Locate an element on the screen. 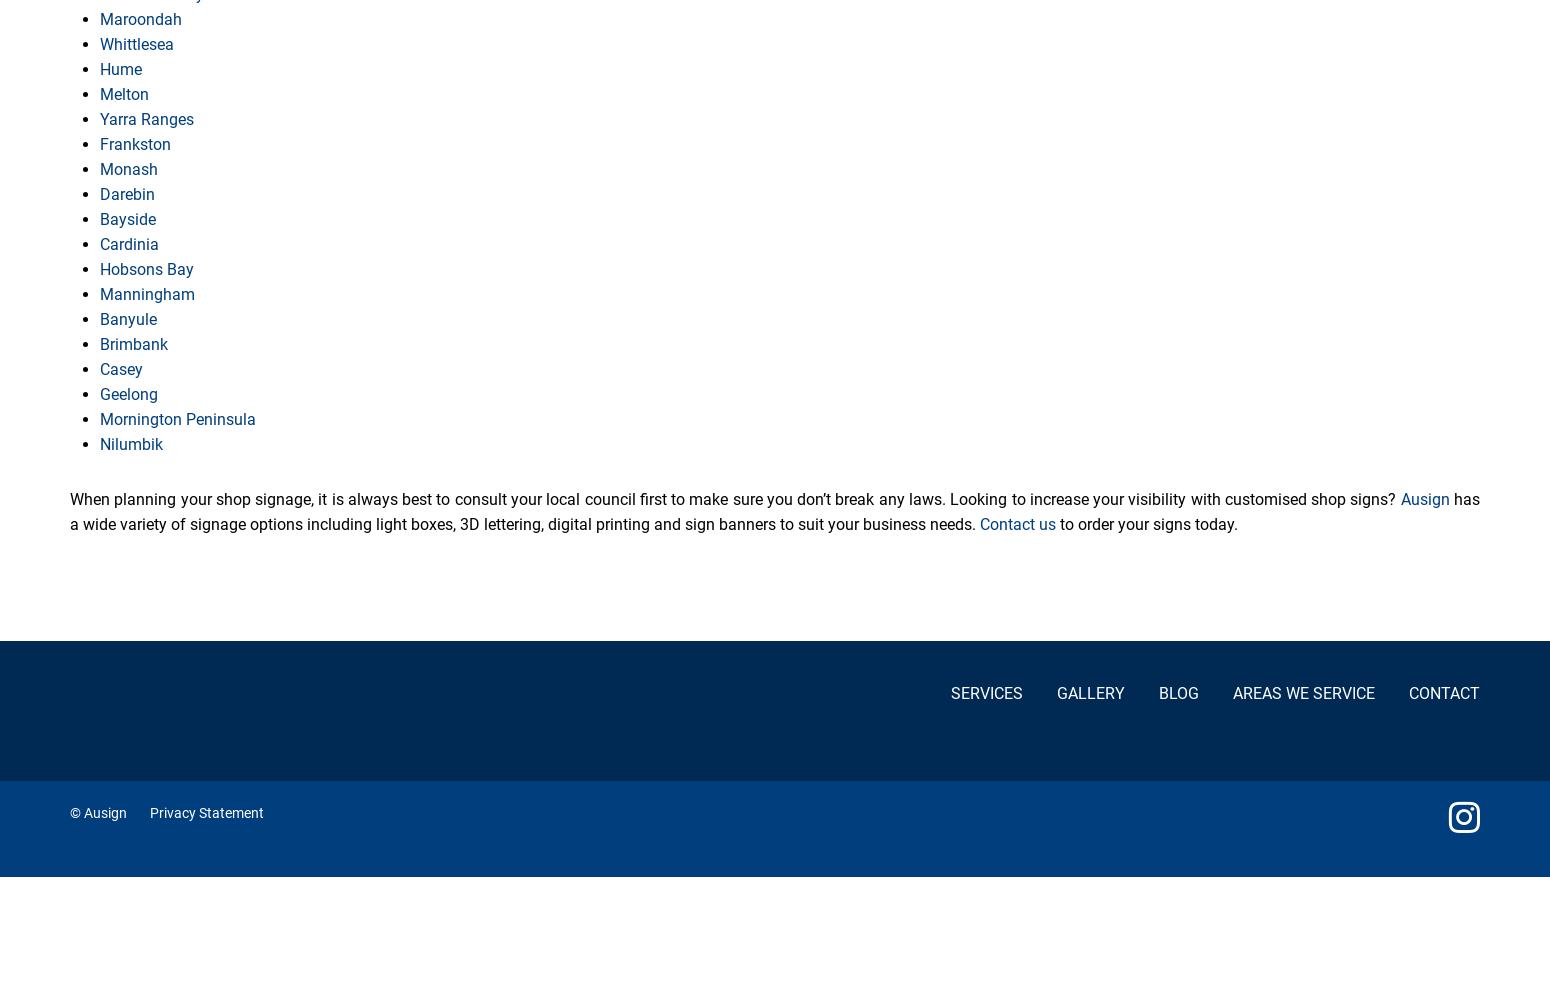 The height and width of the screenshot is (1000, 1550). 'Blog' is located at coordinates (1178, 692).